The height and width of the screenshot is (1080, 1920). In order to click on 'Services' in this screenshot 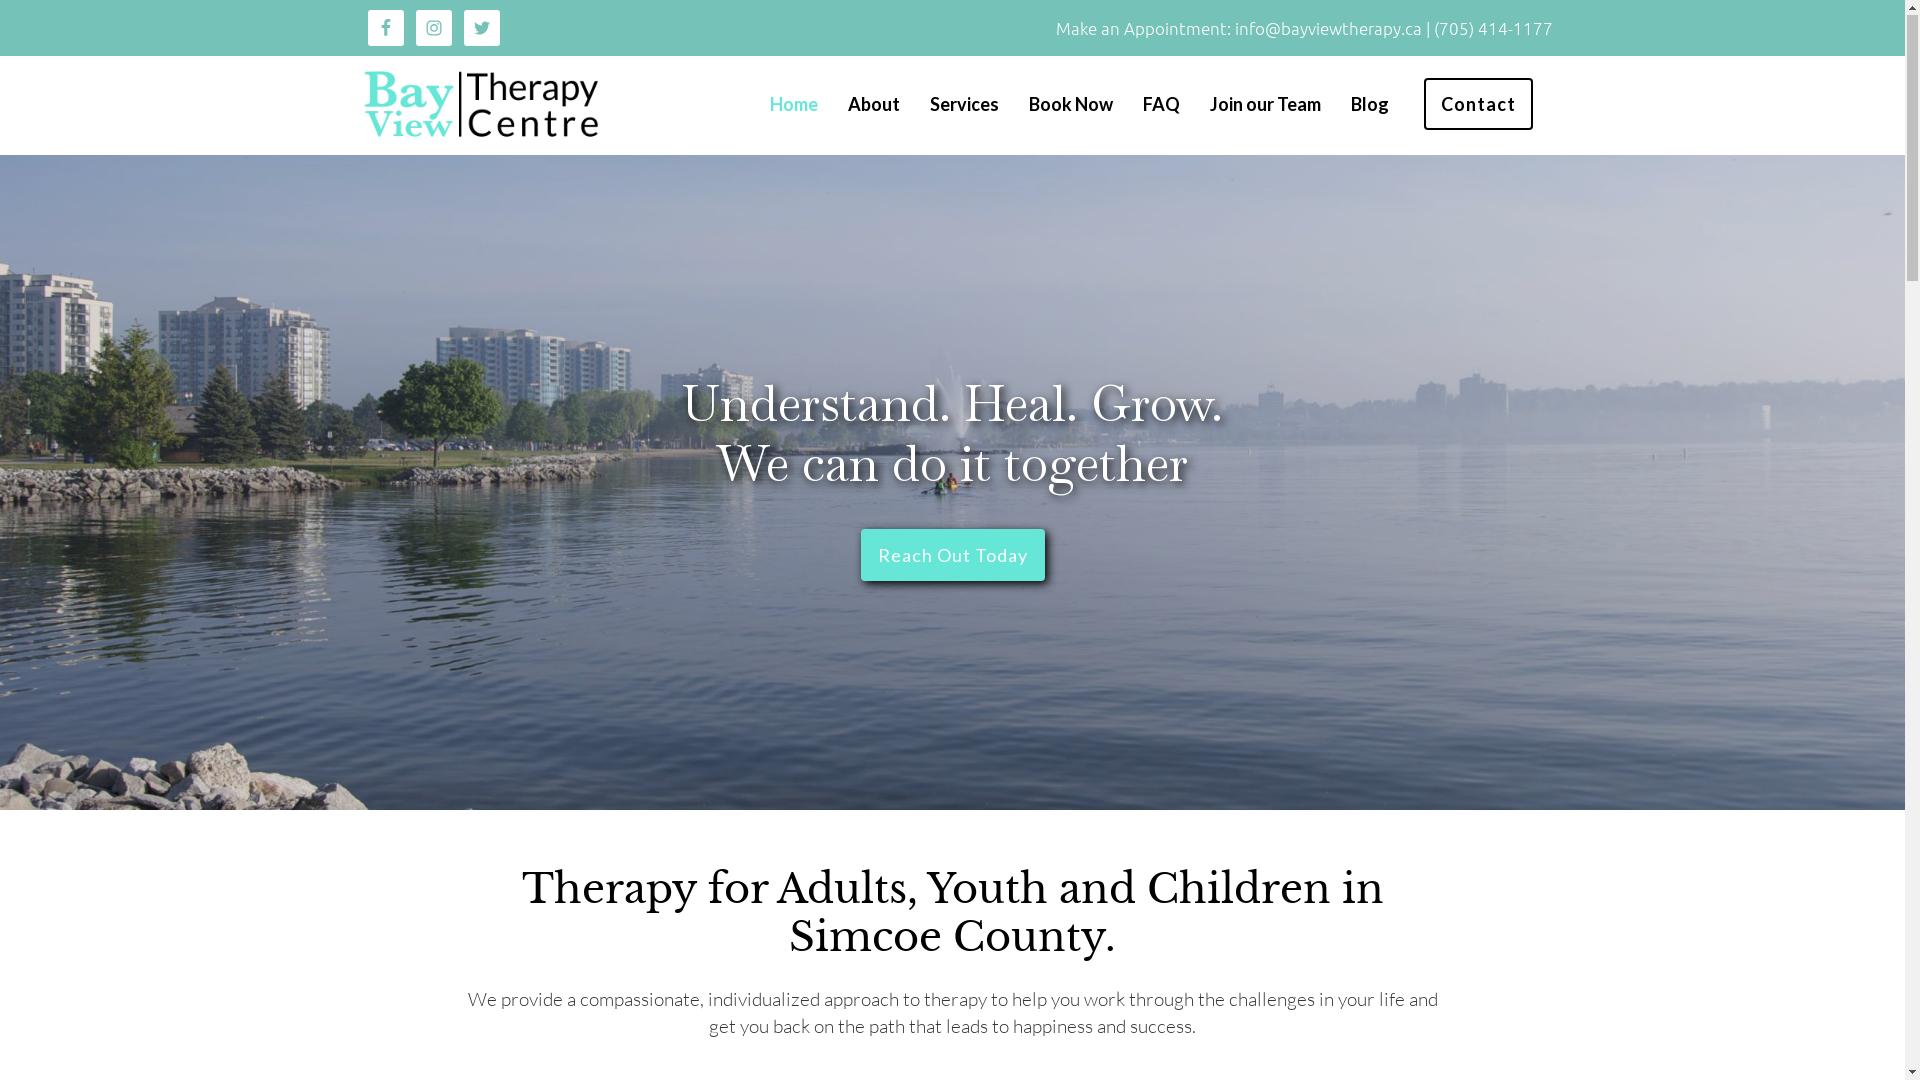, I will do `click(964, 104)`.